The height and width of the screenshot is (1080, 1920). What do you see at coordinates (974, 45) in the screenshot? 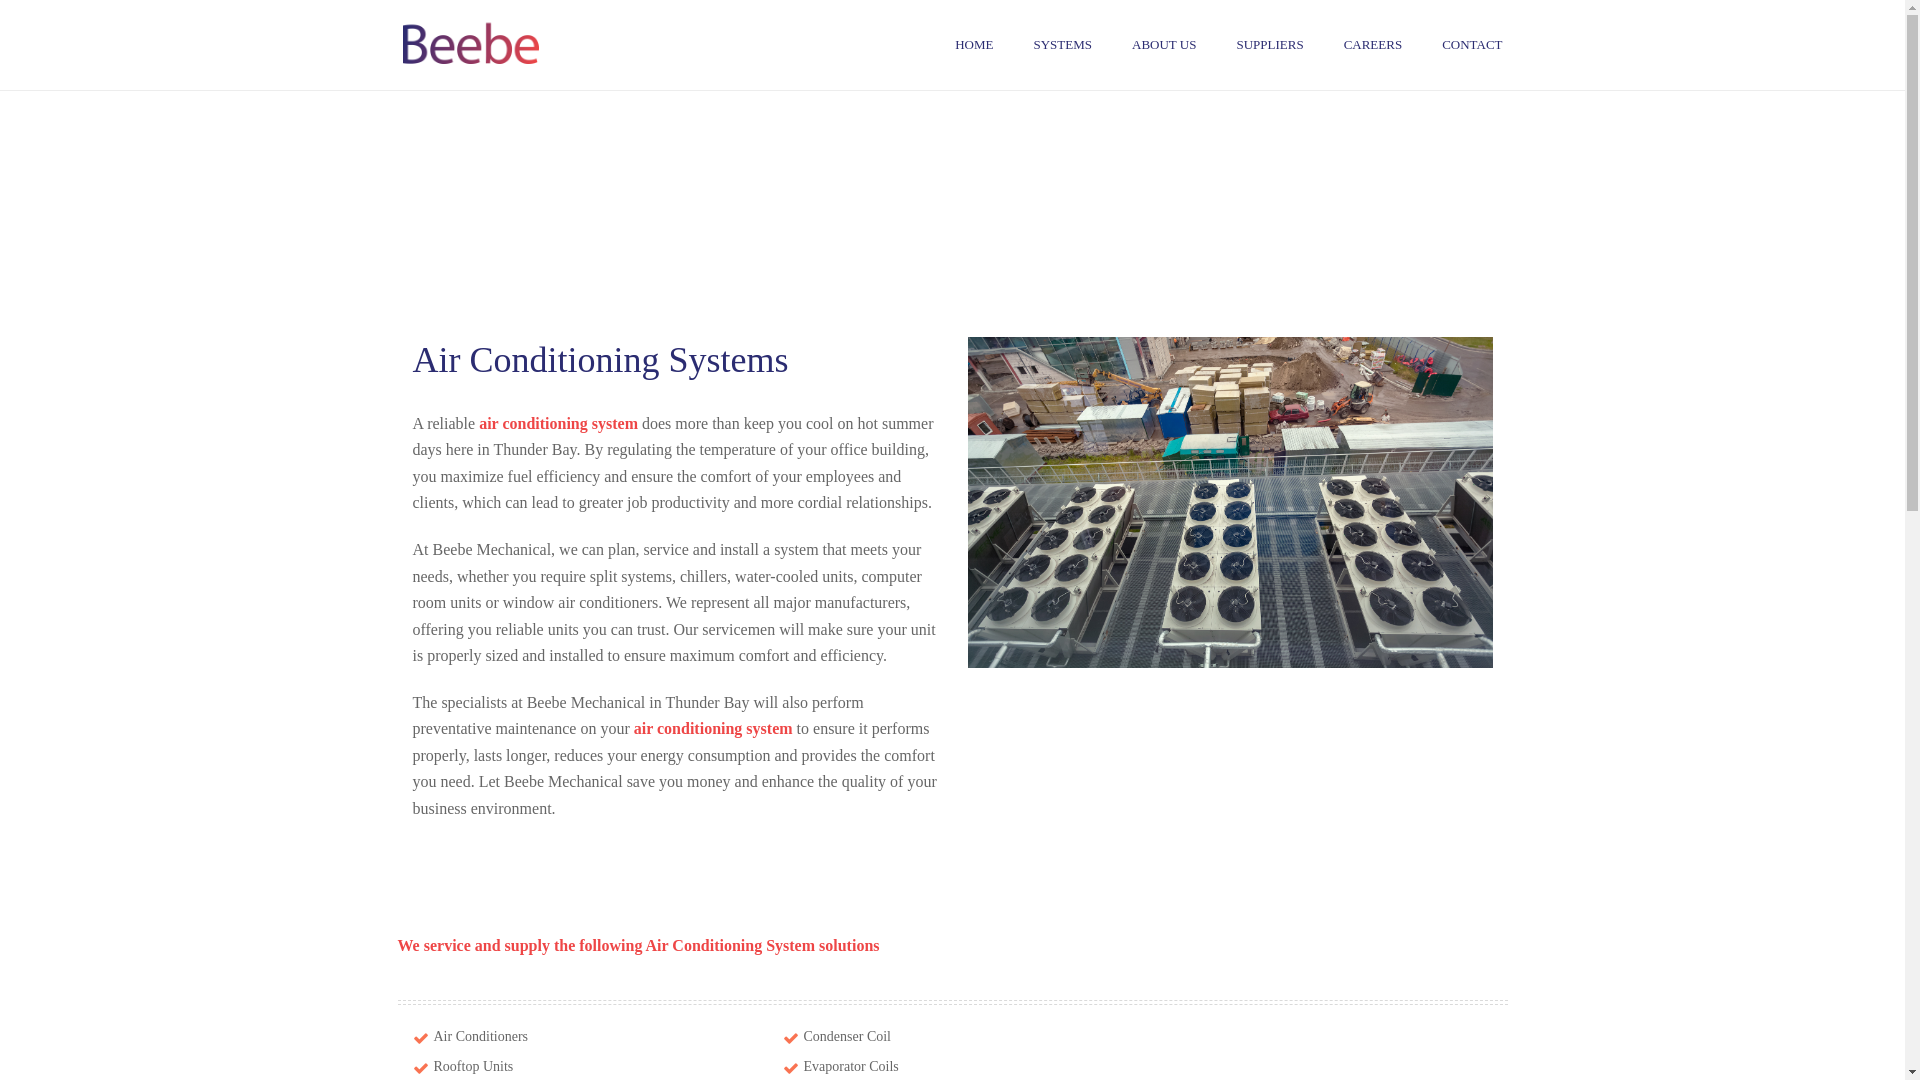
I see `'HOME'` at bounding box center [974, 45].